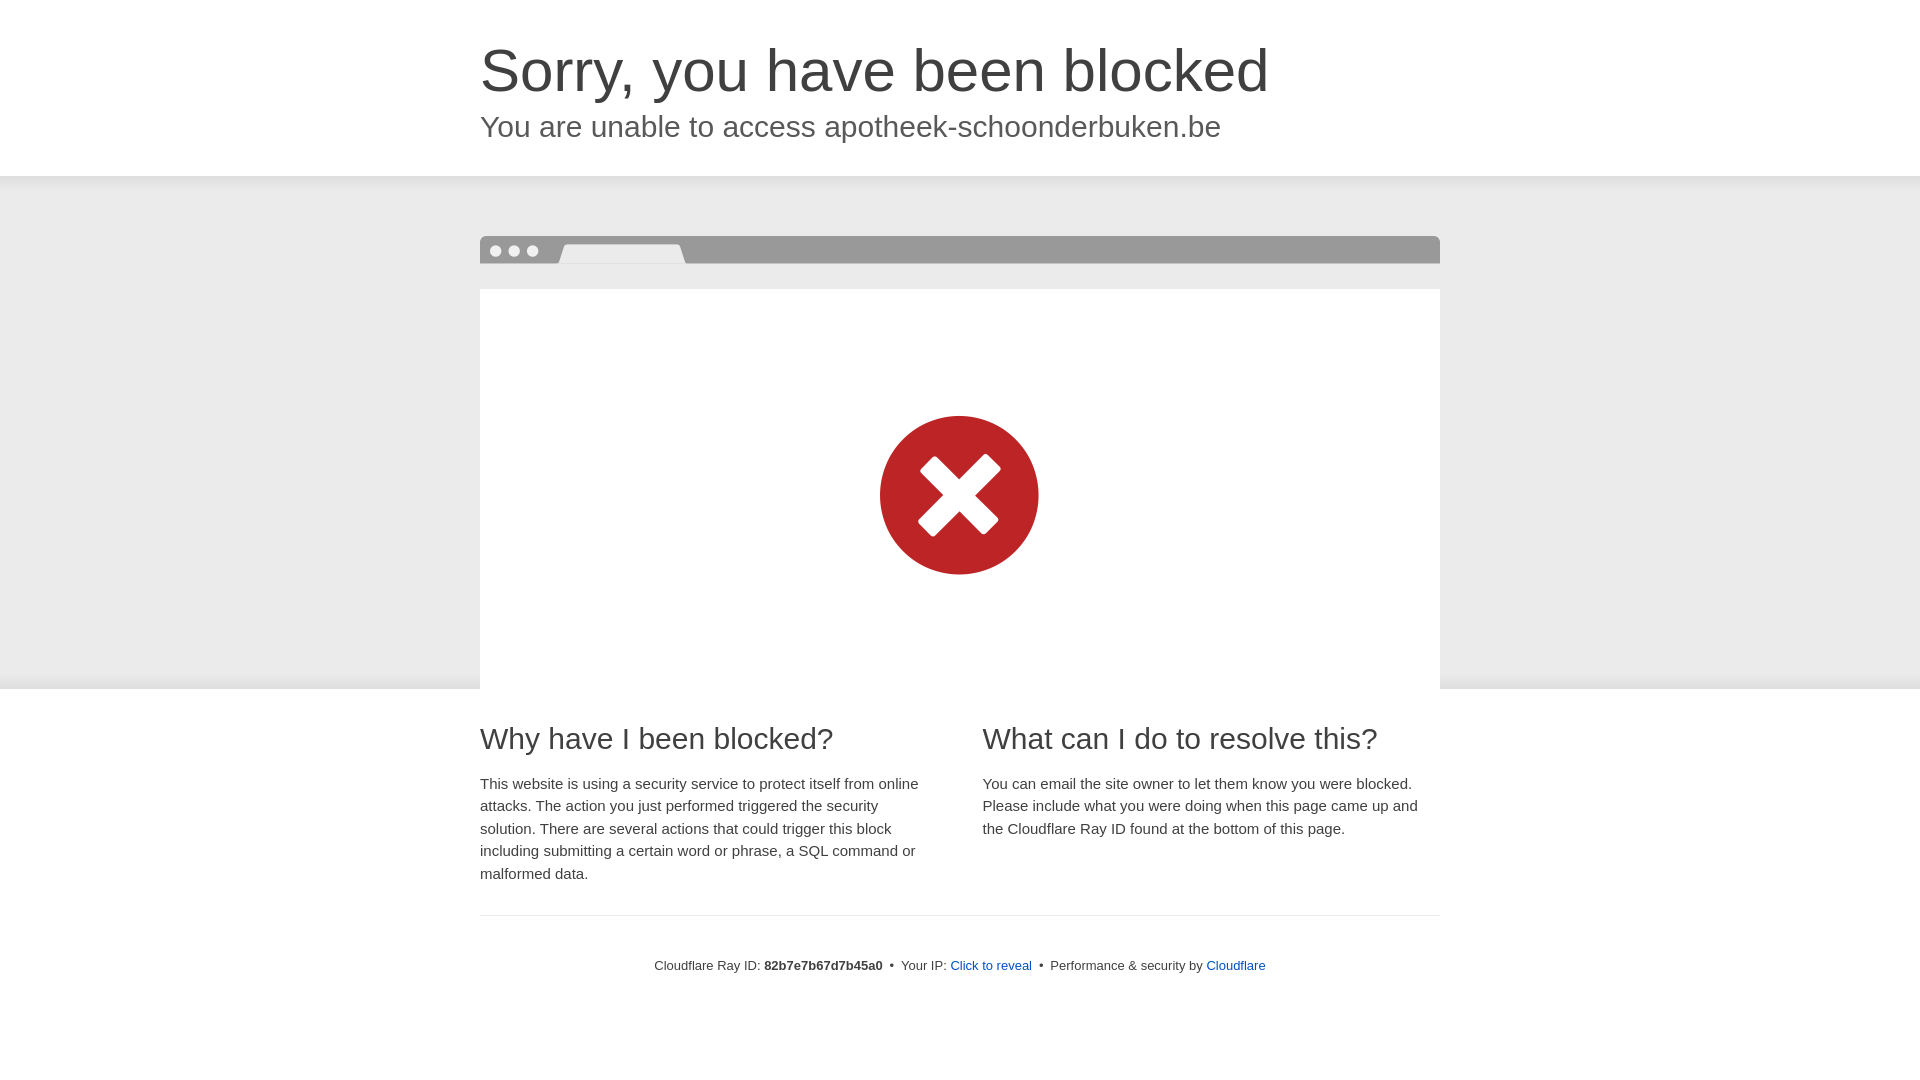  Describe the element at coordinates (1234, 964) in the screenshot. I see `'Cloudflare'` at that location.